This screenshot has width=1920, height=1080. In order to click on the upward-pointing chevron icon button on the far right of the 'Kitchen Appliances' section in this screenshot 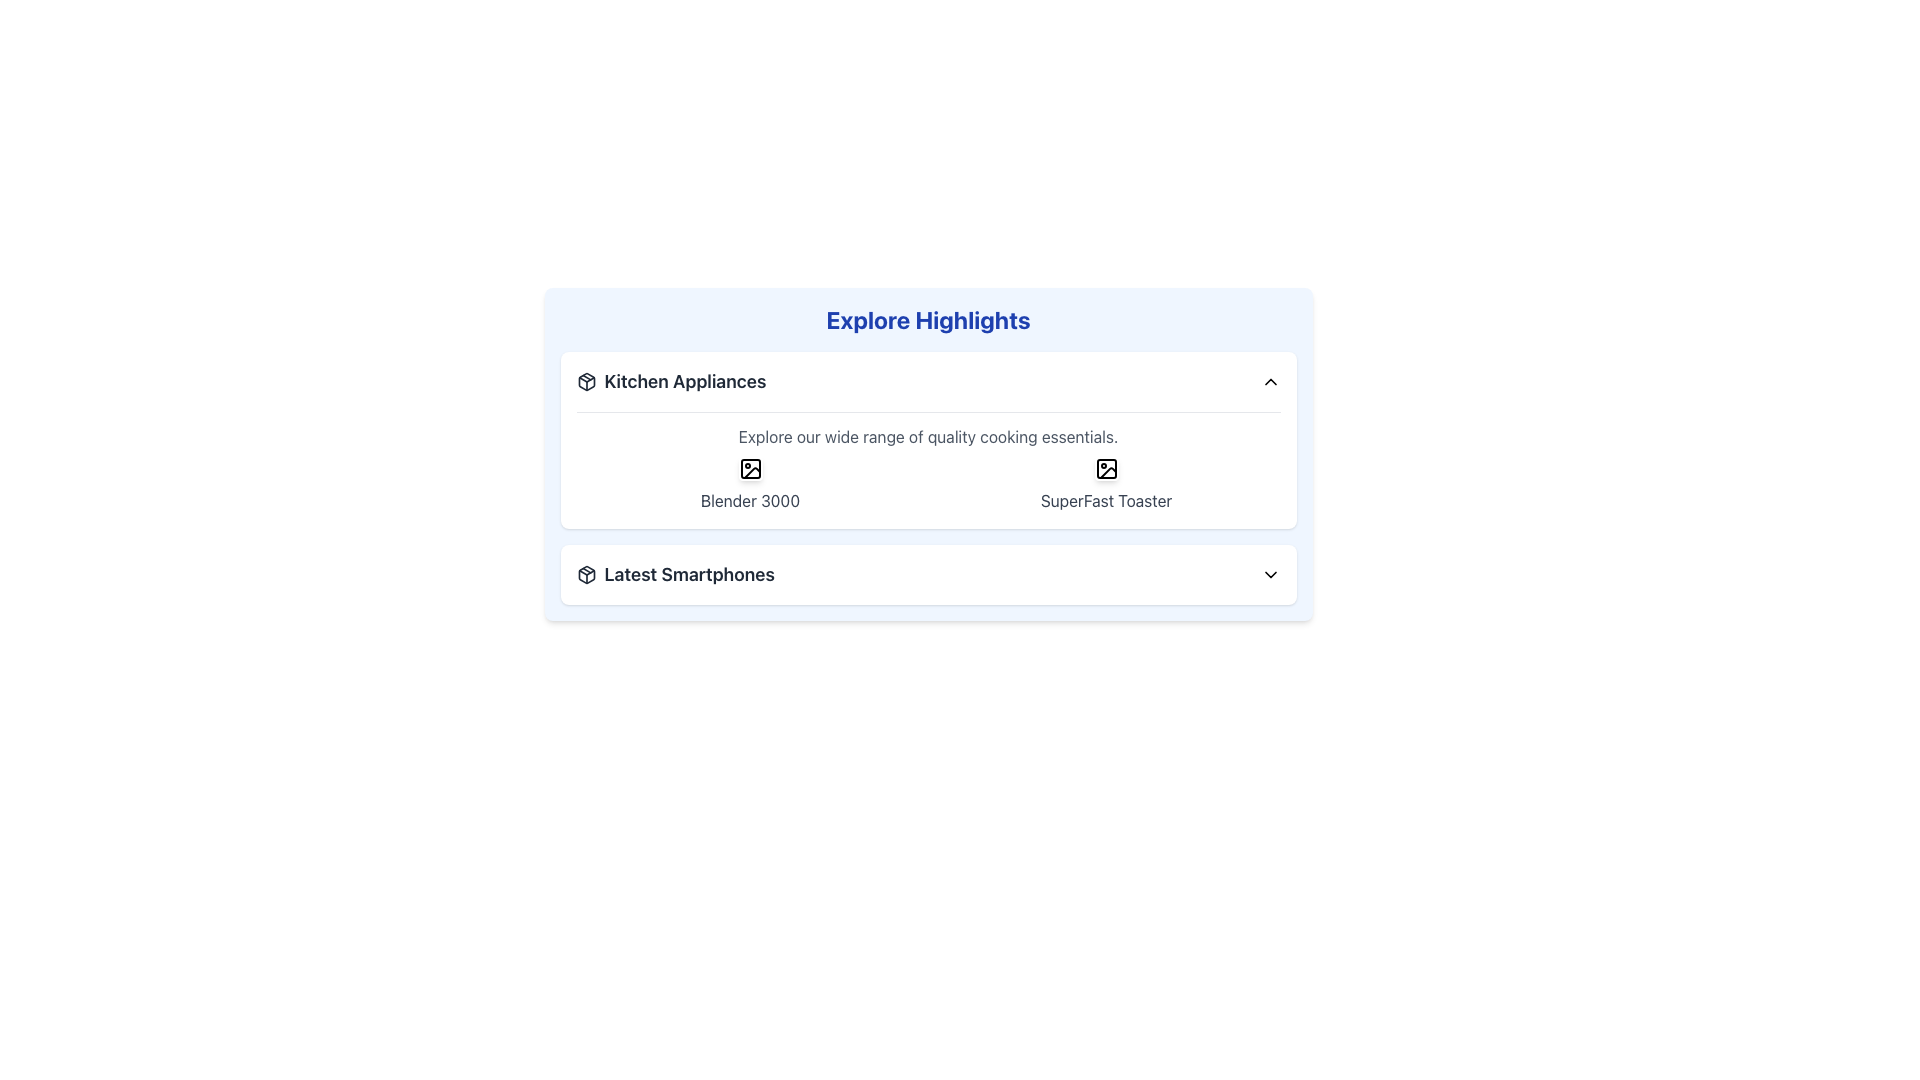, I will do `click(1269, 381)`.